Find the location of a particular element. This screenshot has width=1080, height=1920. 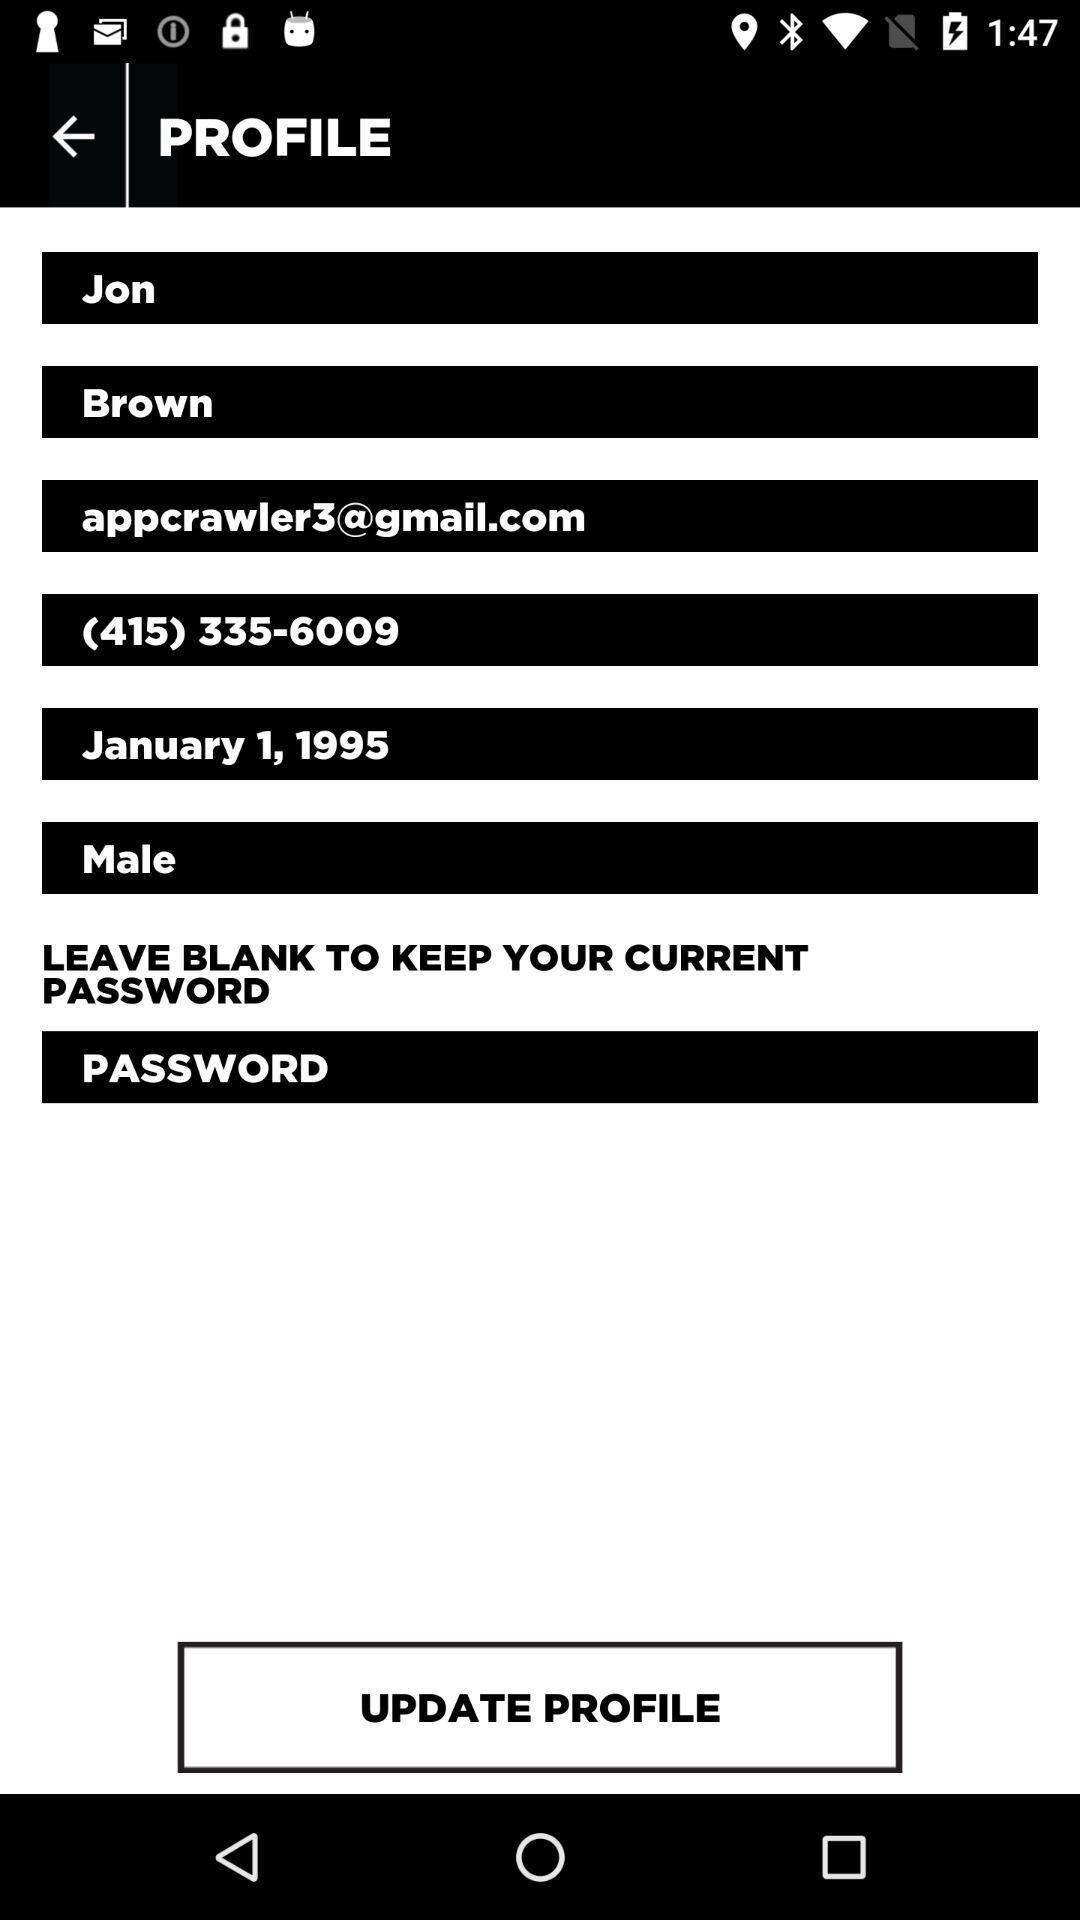

the jon item is located at coordinates (540, 287).